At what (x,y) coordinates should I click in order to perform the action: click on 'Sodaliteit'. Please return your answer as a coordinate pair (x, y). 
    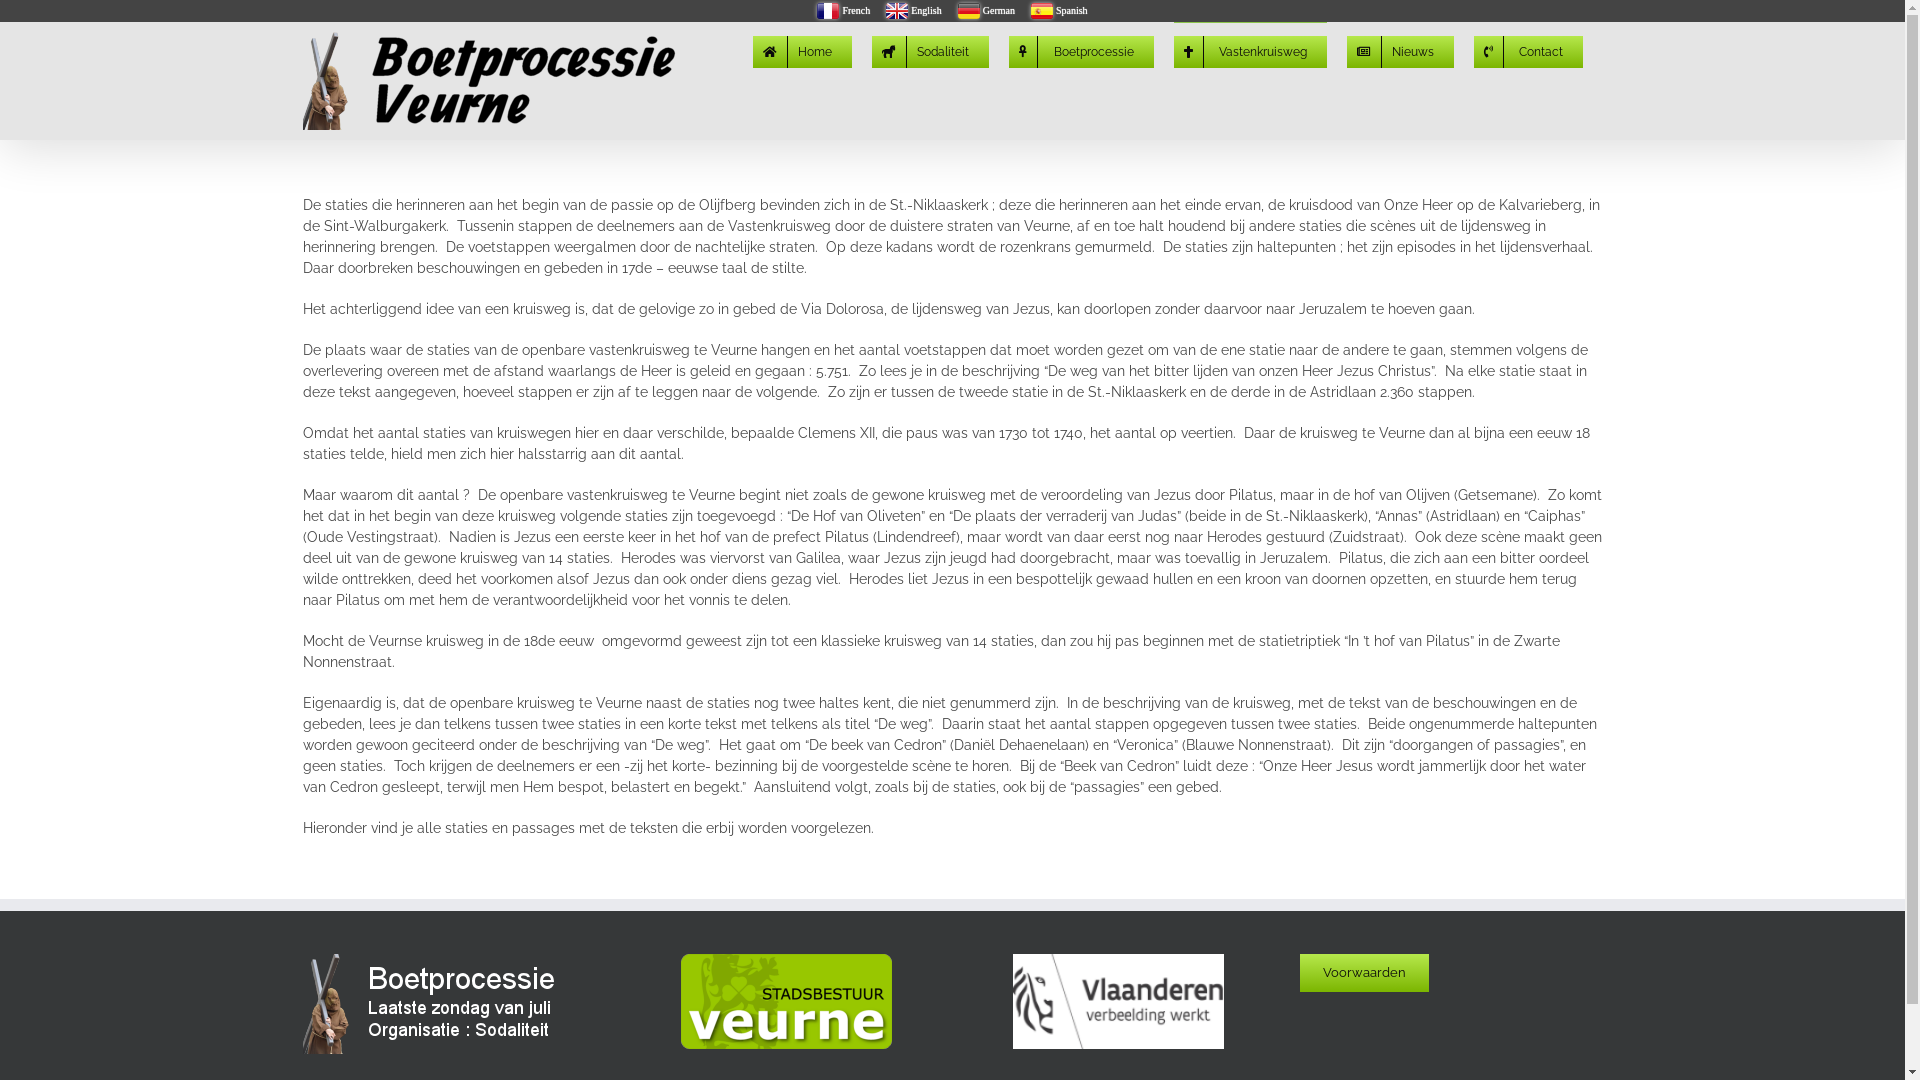
    Looking at the image, I should click on (929, 49).